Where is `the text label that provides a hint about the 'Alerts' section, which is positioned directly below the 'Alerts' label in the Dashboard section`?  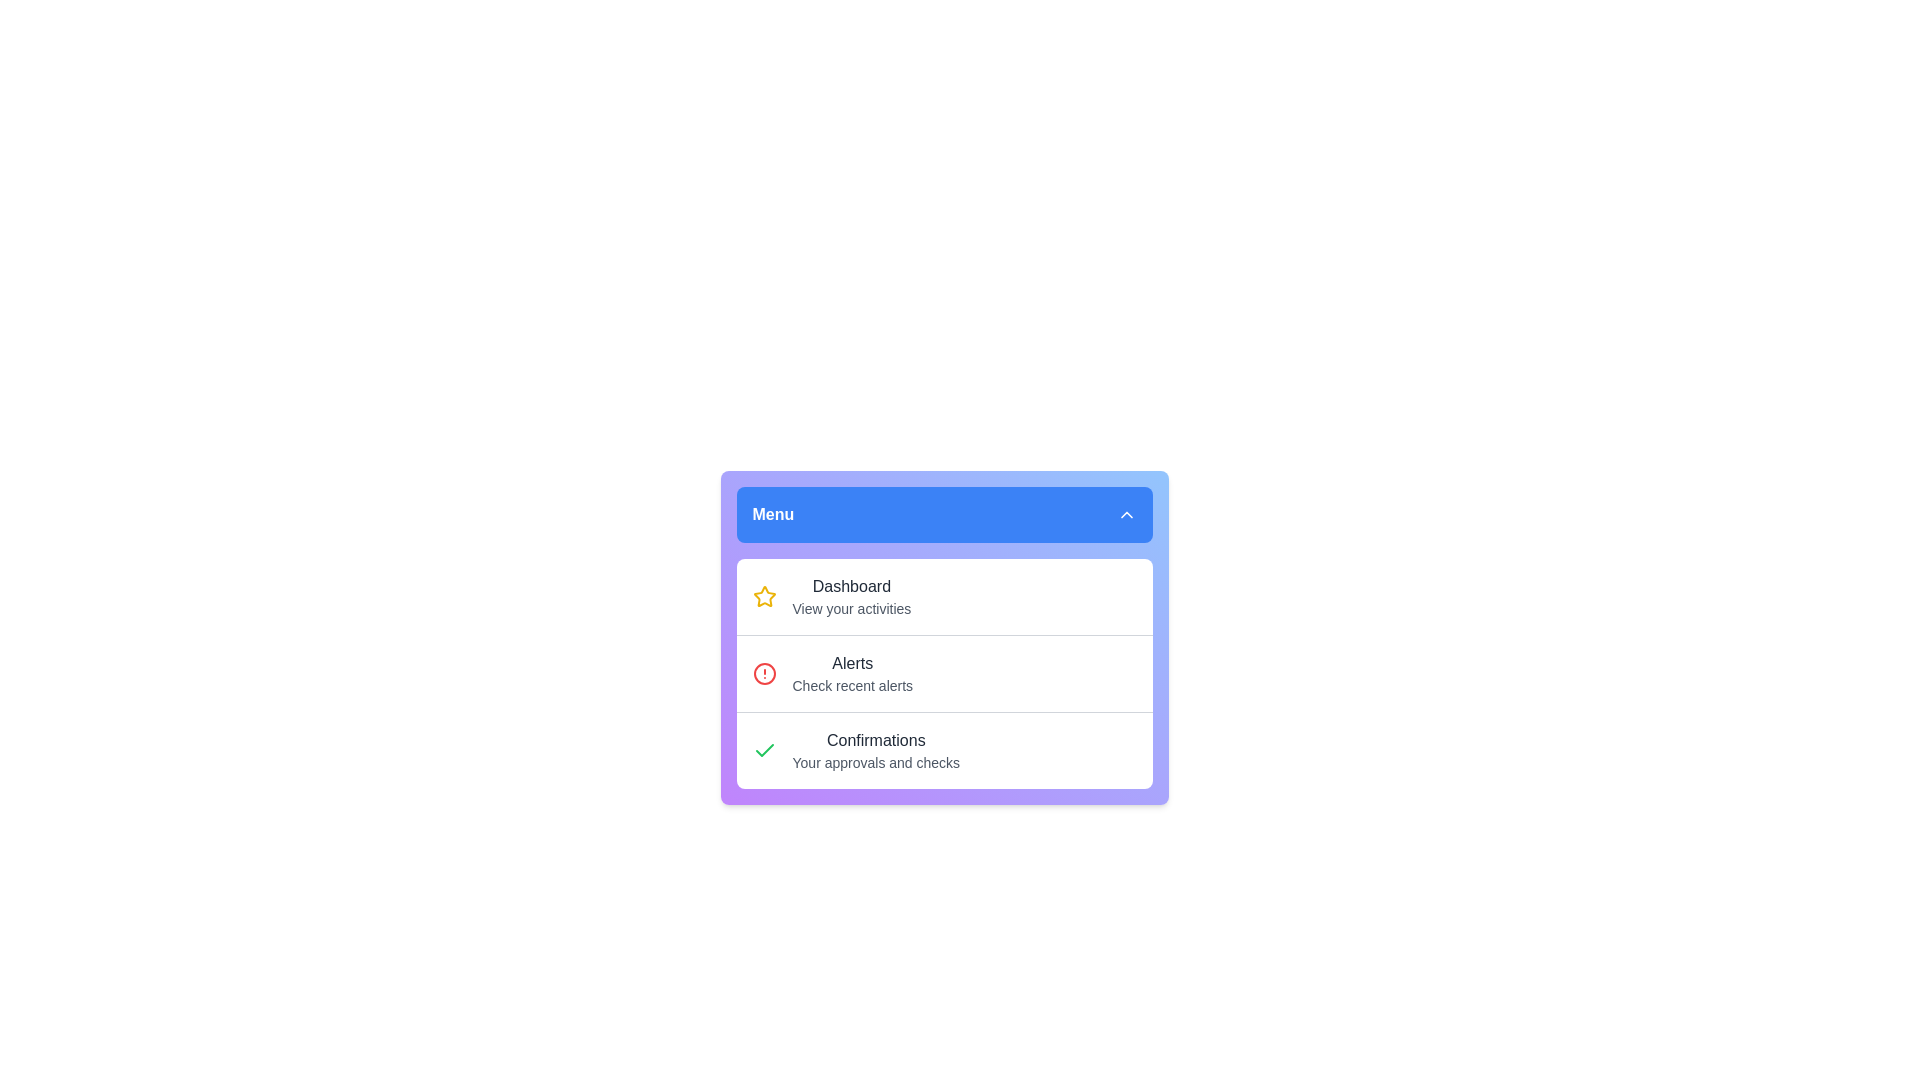 the text label that provides a hint about the 'Alerts' section, which is positioned directly below the 'Alerts' label in the Dashboard section is located at coordinates (852, 685).